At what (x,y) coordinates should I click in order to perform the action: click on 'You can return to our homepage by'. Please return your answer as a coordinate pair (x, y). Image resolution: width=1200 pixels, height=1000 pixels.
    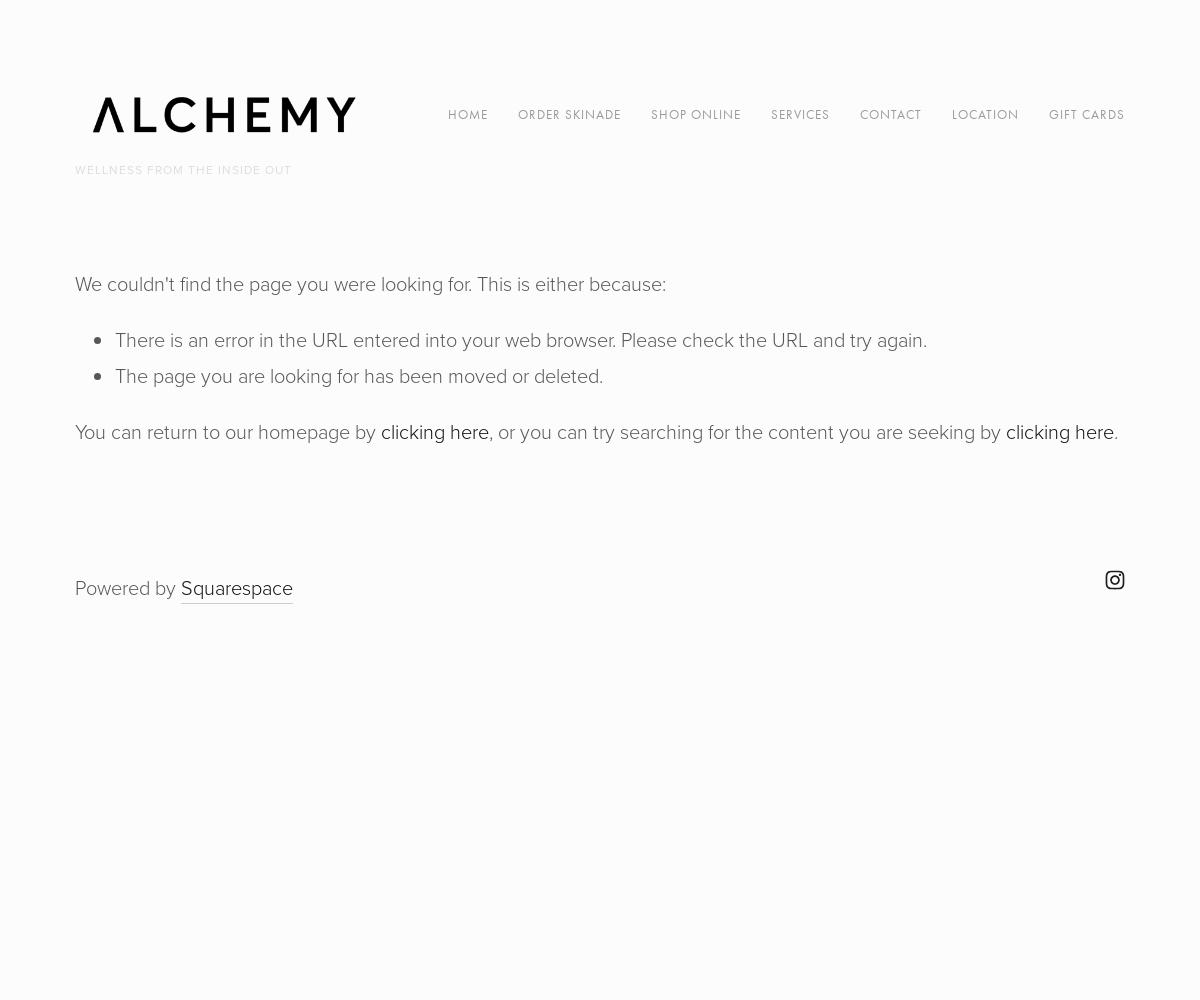
    Looking at the image, I should click on (227, 432).